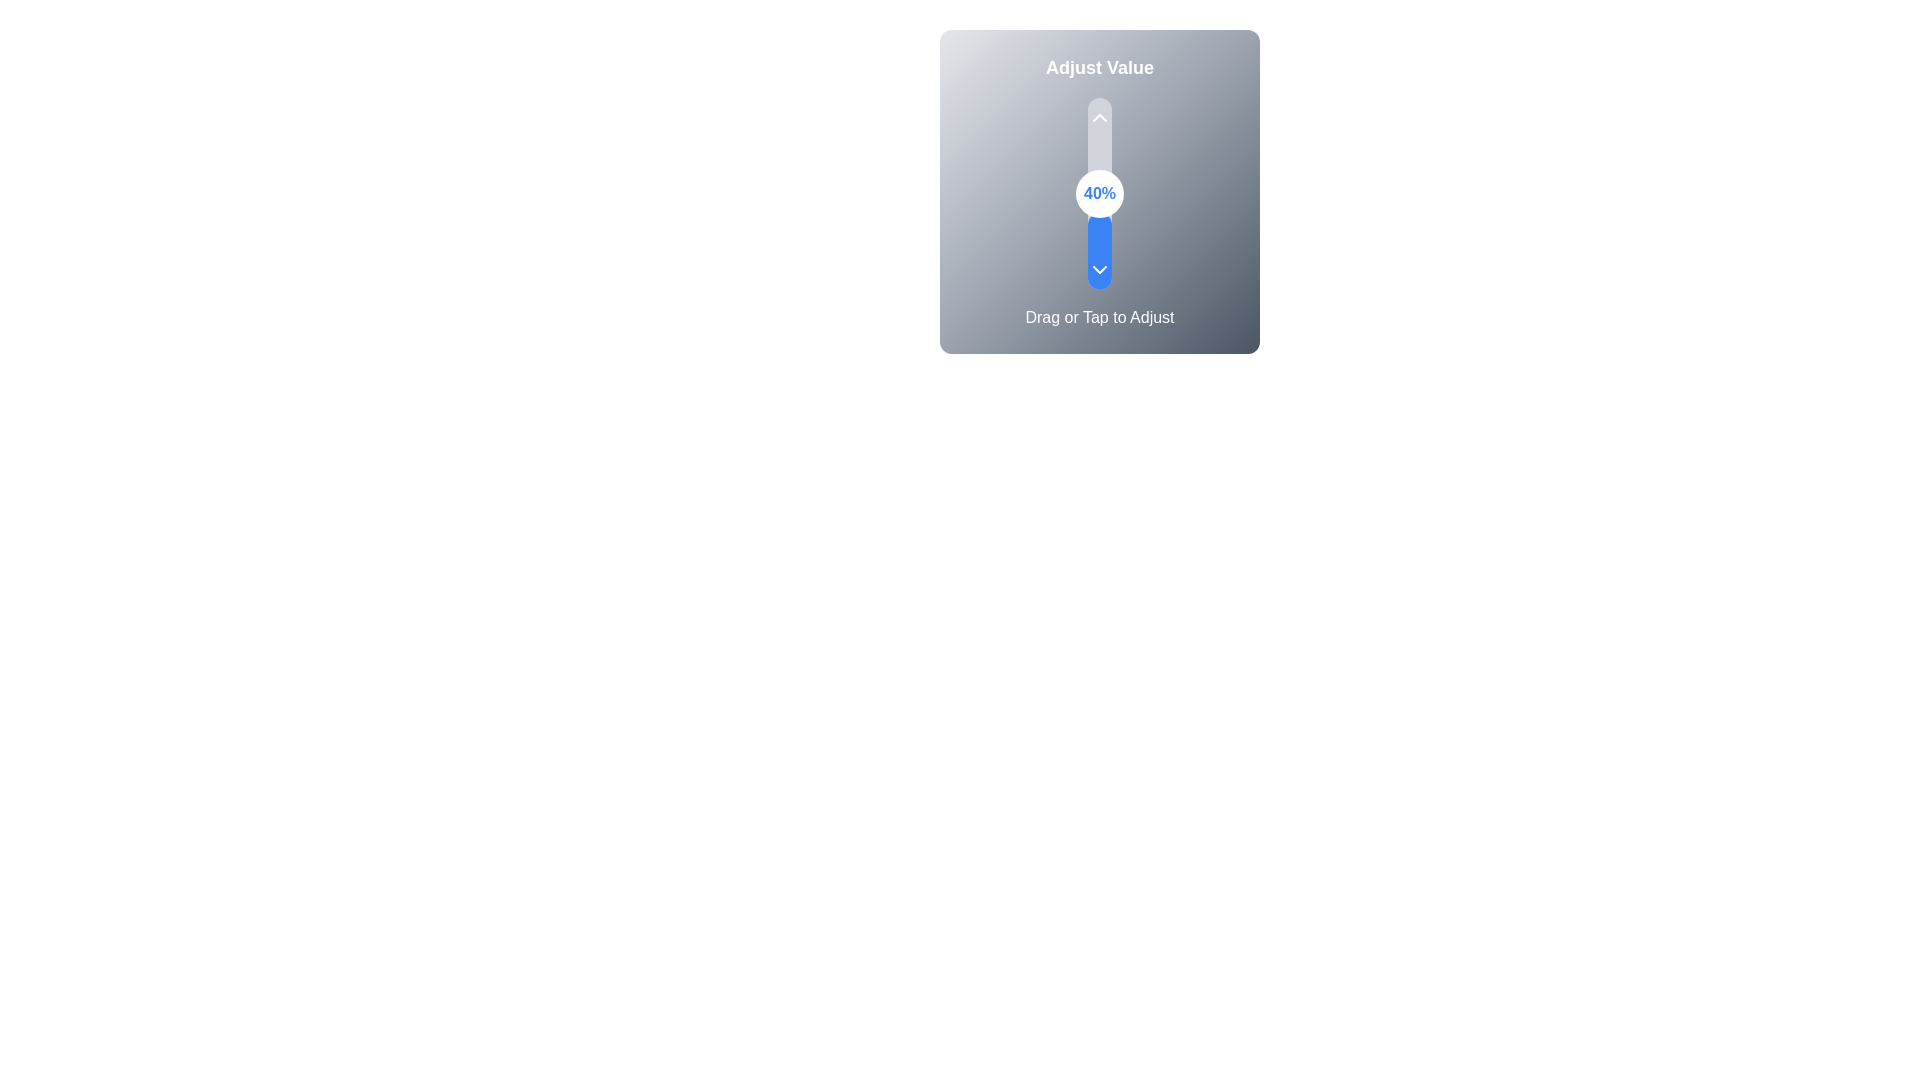 This screenshot has height=1080, width=1920. Describe the element at coordinates (1098, 169) in the screenshot. I see `the slider value` at that location.